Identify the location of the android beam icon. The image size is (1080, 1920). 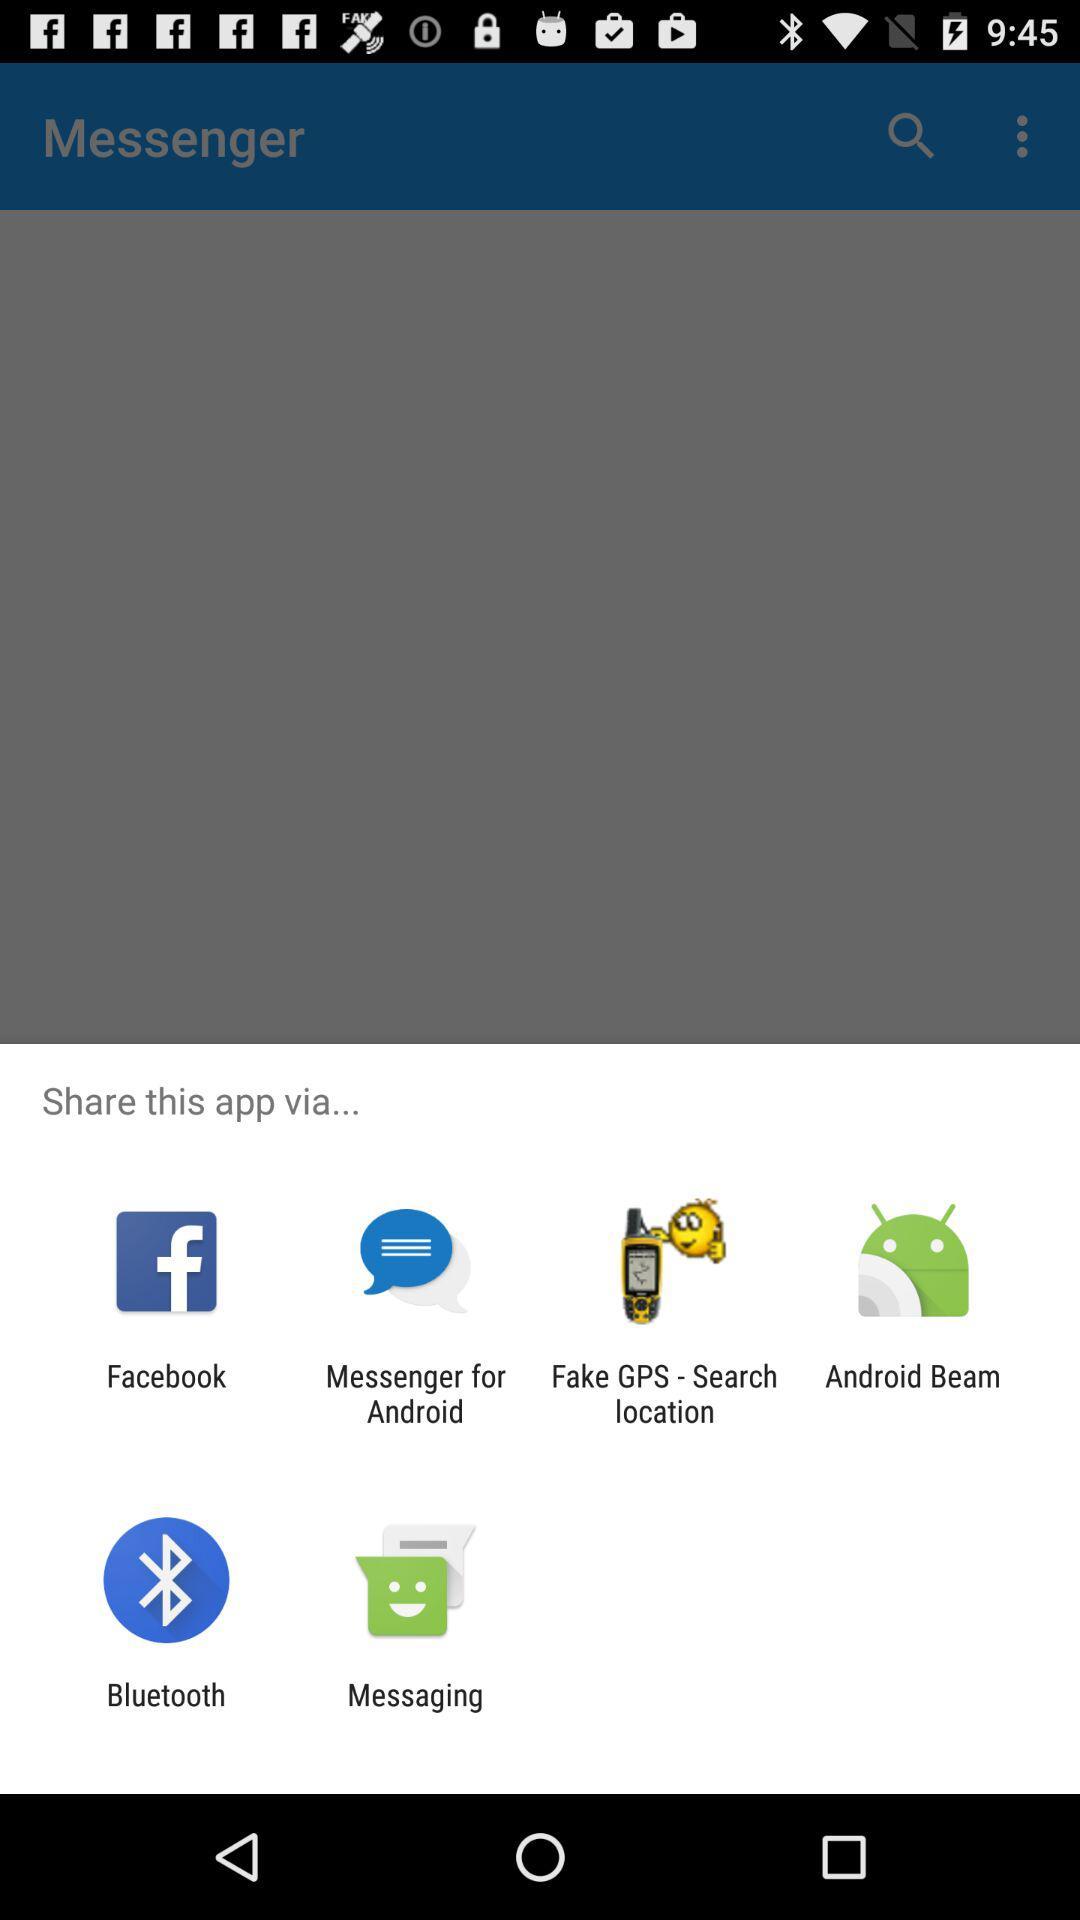
(913, 1392).